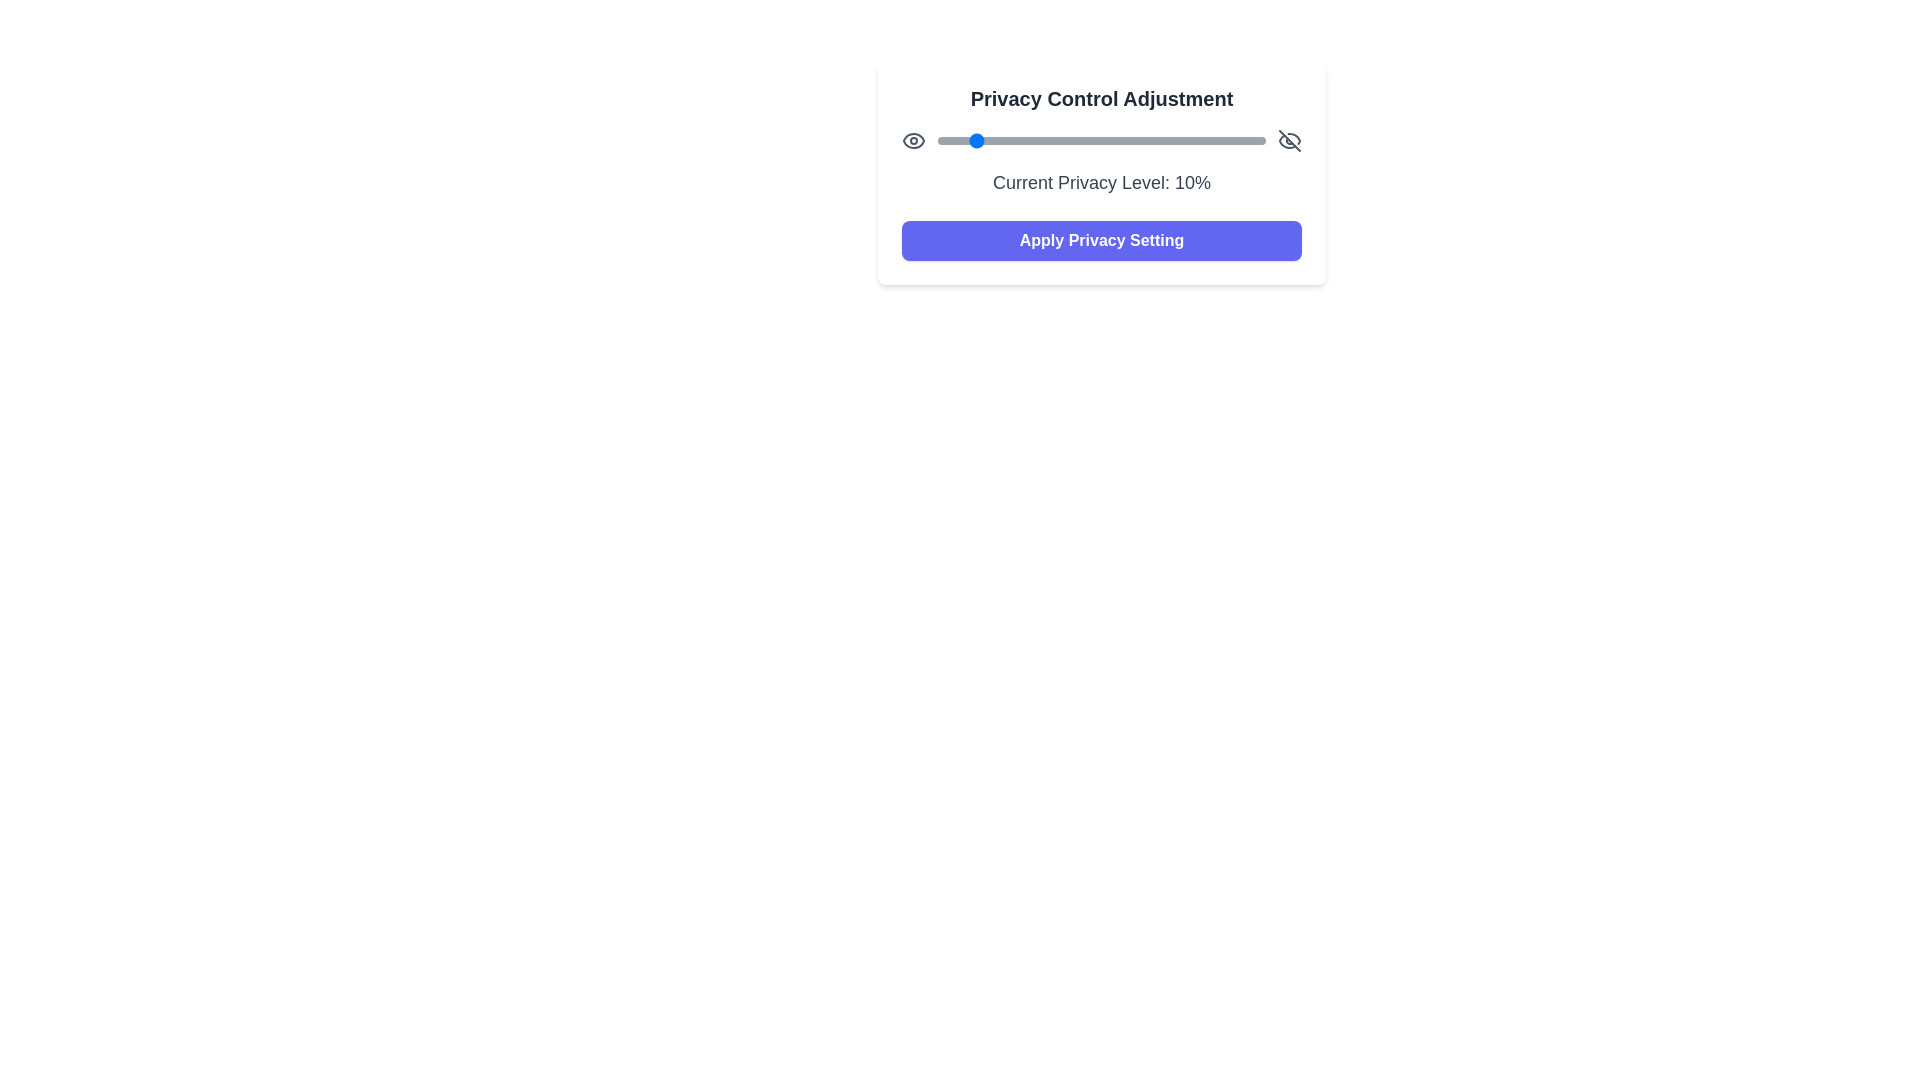  I want to click on the 'Apply Privacy Setting' button, so click(1101, 239).